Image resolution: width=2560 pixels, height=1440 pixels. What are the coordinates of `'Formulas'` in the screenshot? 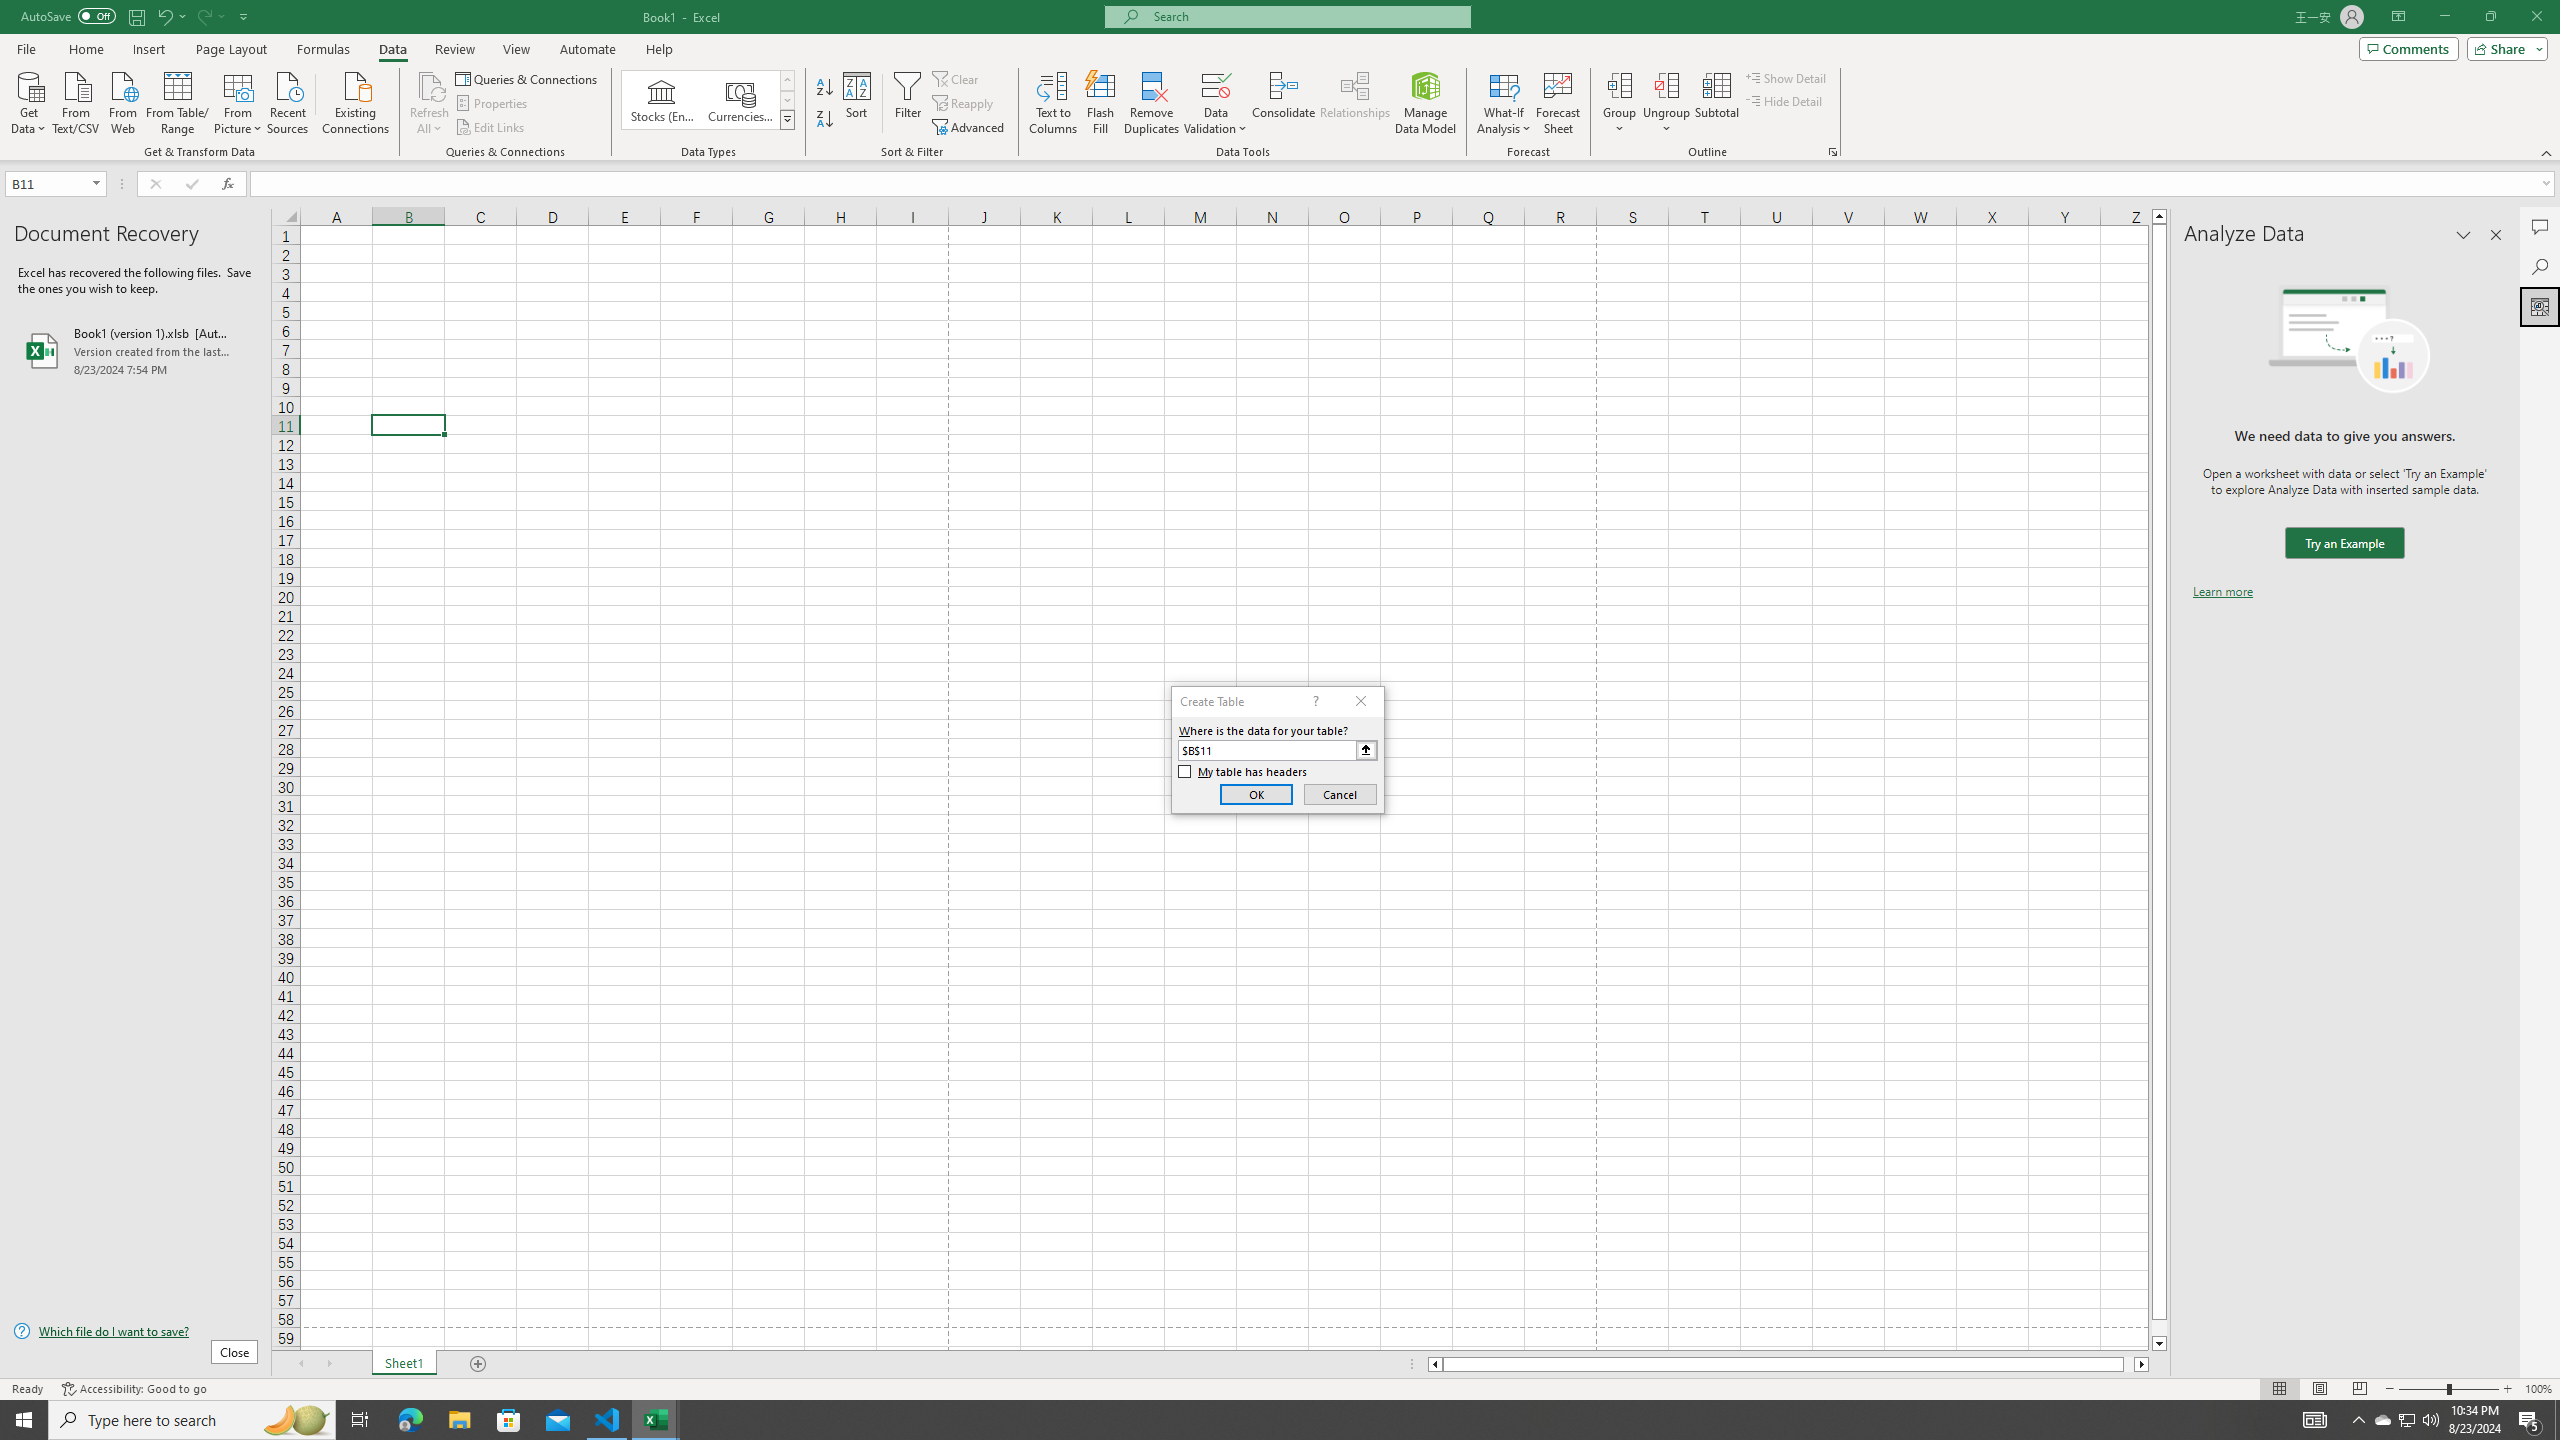 It's located at (325, 49).